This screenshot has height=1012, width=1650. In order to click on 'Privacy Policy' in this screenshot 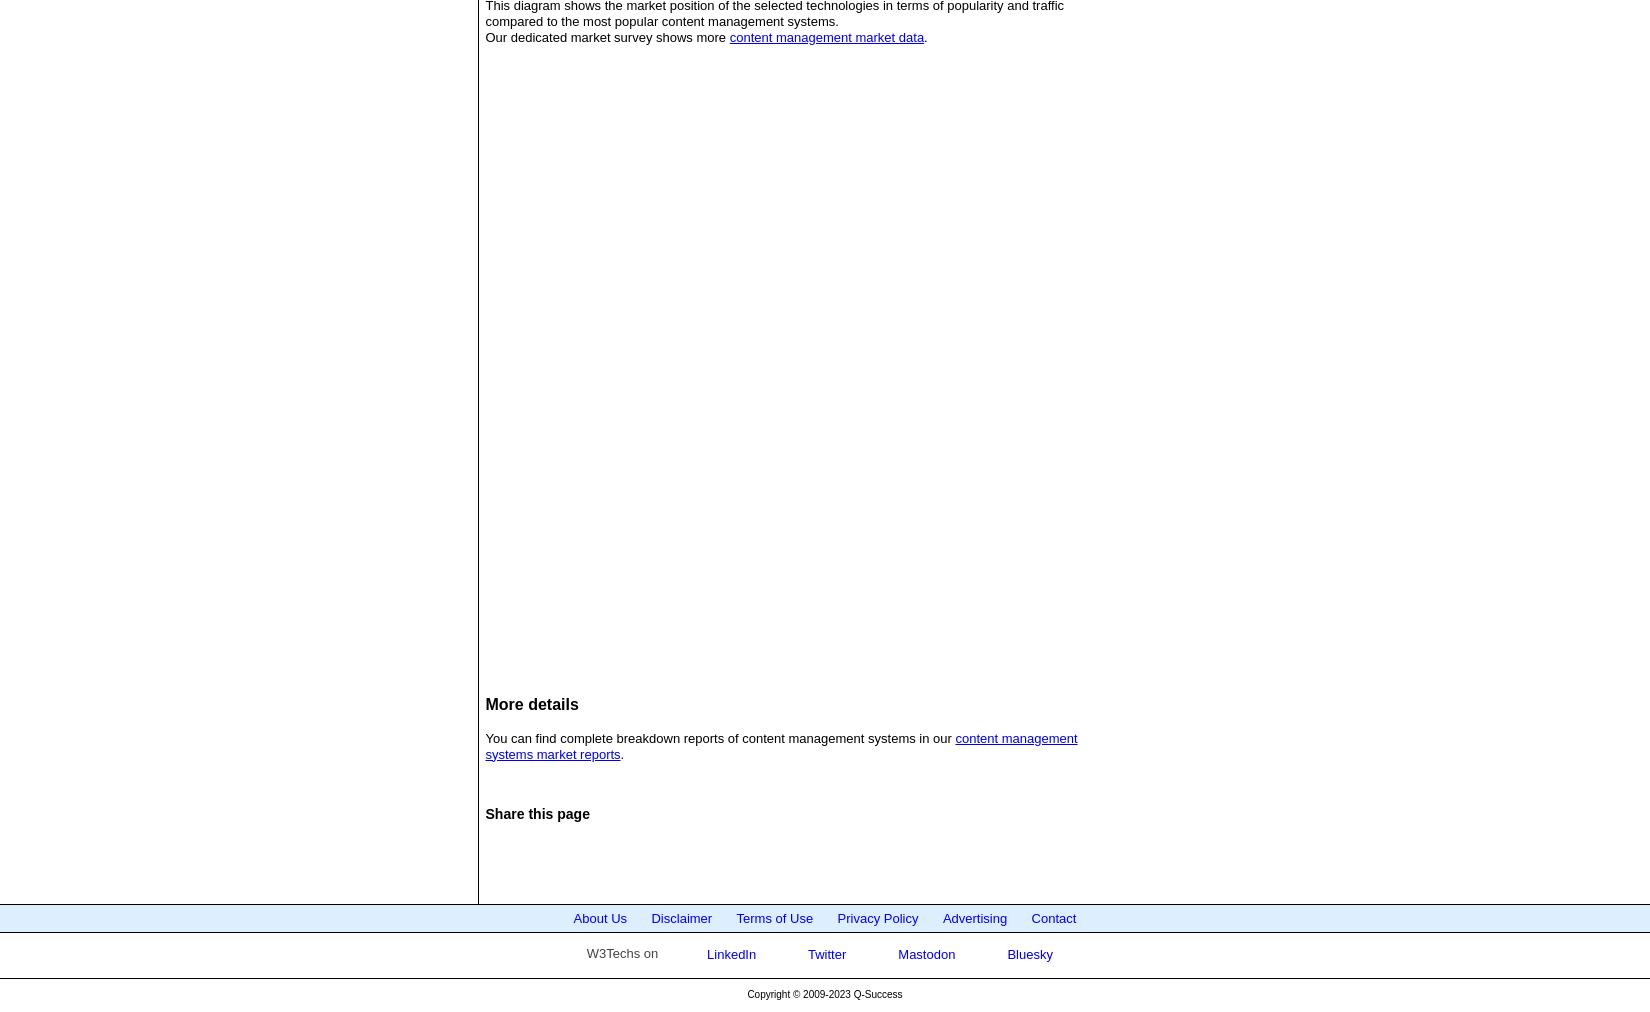, I will do `click(837, 917)`.